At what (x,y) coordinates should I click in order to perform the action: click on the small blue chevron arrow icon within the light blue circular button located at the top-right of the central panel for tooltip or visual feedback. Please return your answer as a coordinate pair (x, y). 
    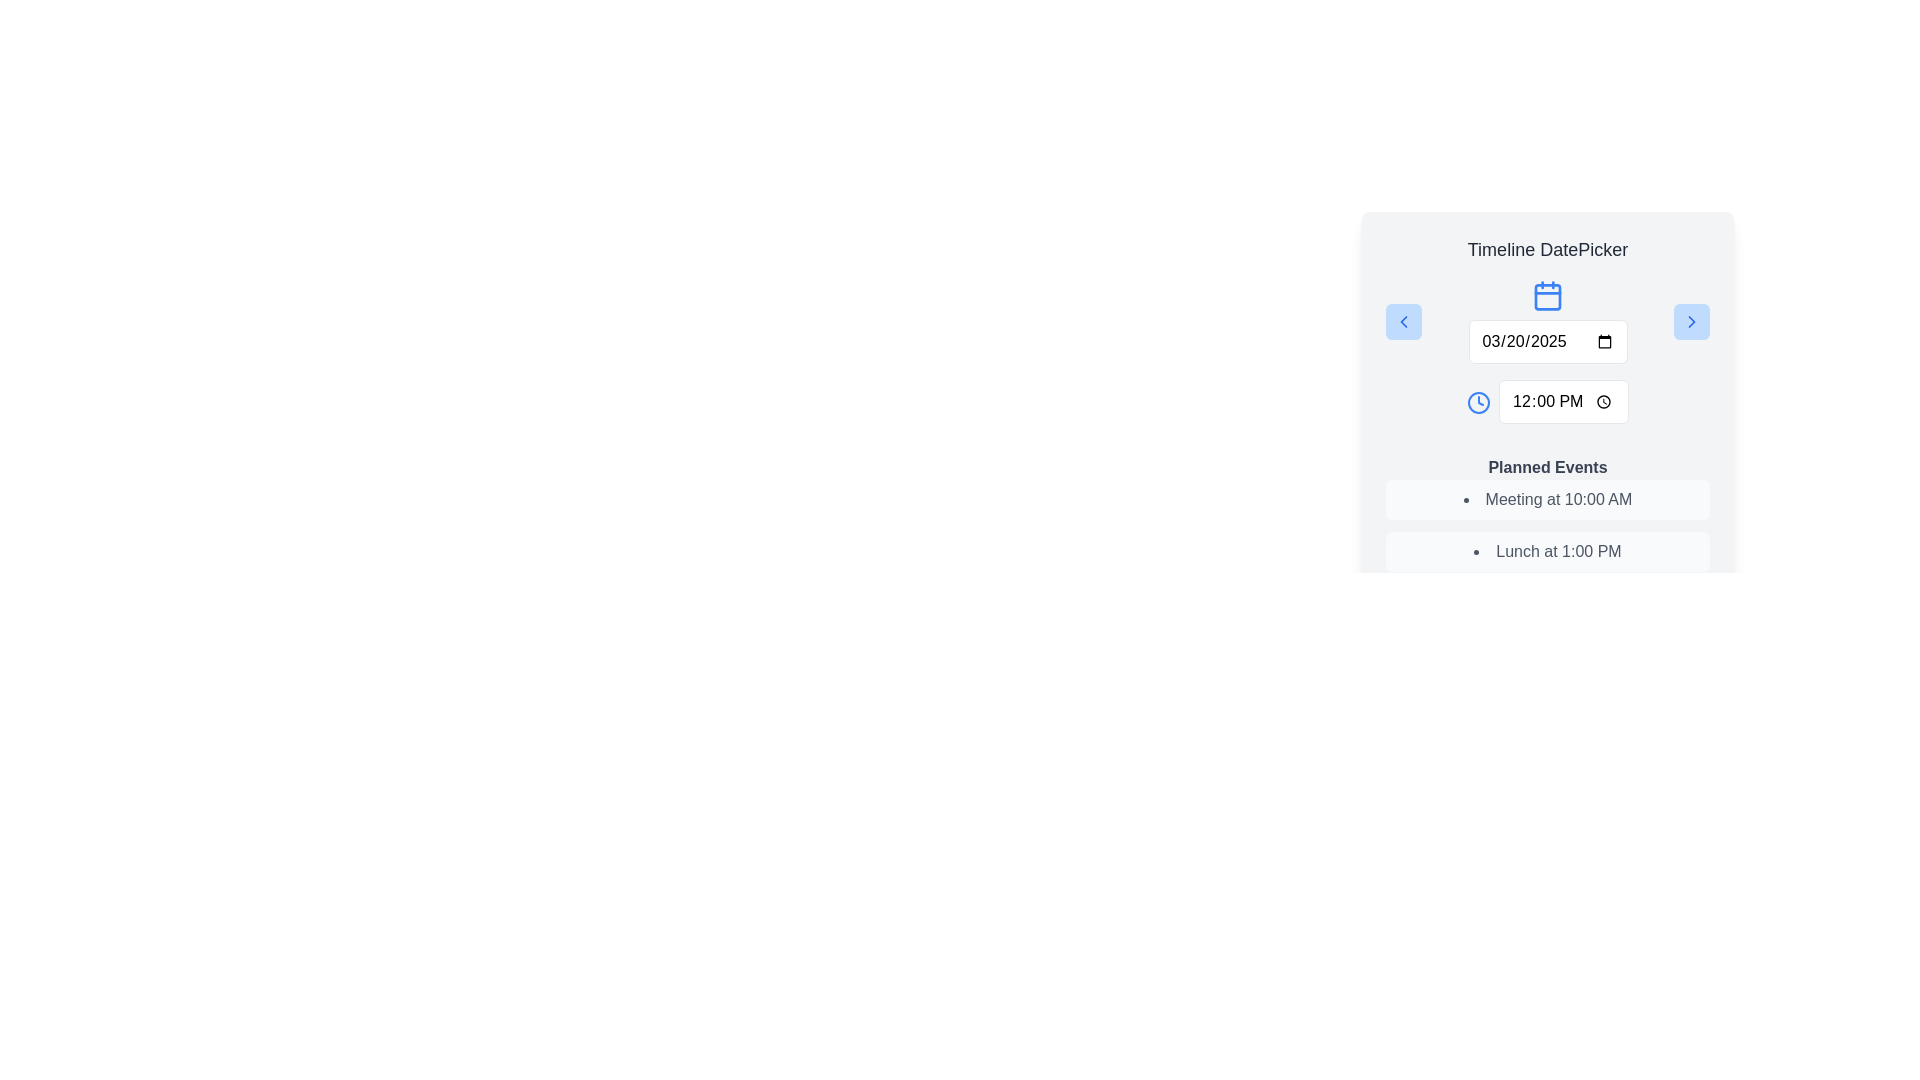
    Looking at the image, I should click on (1690, 320).